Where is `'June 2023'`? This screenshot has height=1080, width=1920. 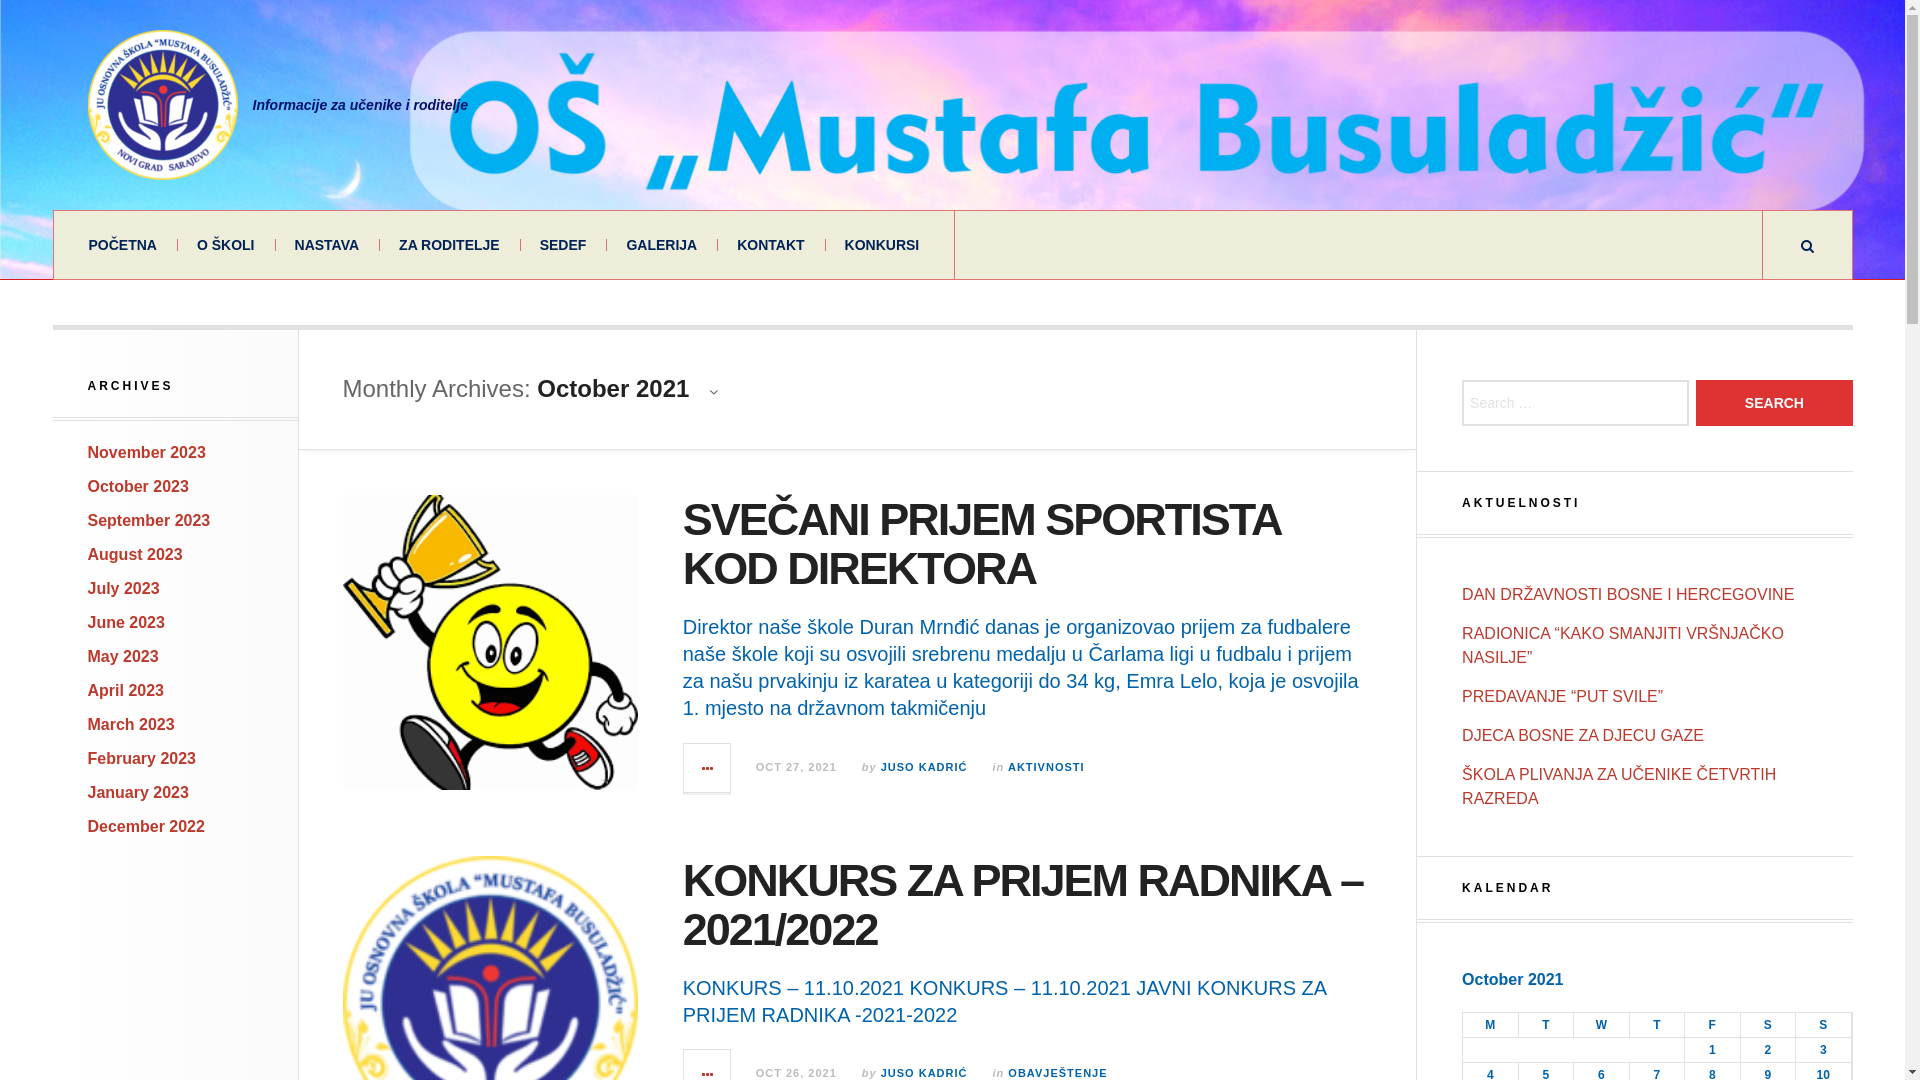 'June 2023' is located at coordinates (86, 621).